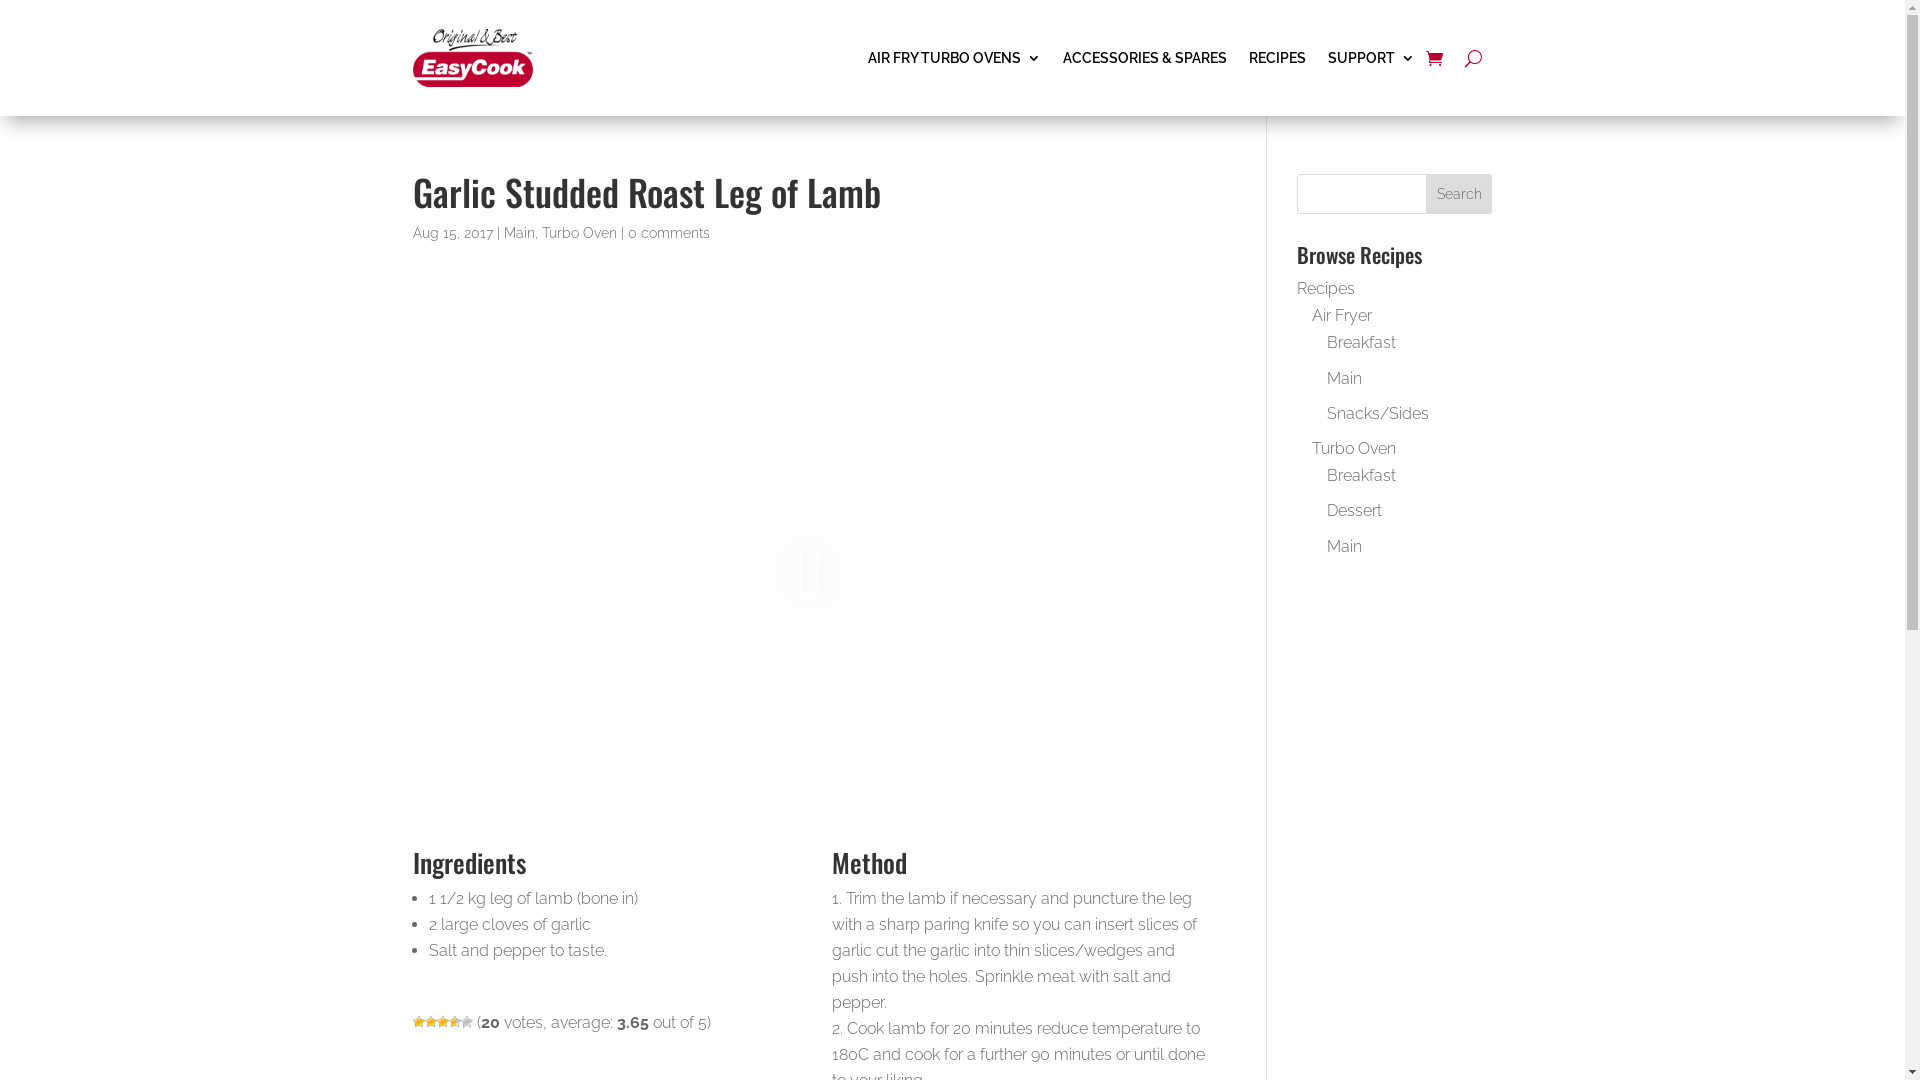  What do you see at coordinates (1143, 56) in the screenshot?
I see `'ACCESSORIES & SPARES'` at bounding box center [1143, 56].